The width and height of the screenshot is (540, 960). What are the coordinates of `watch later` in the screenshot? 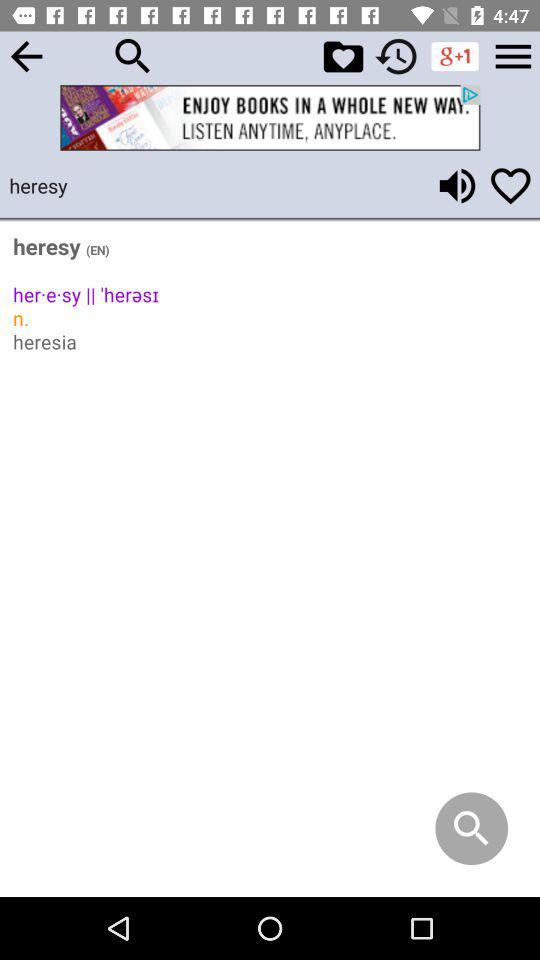 It's located at (396, 55).